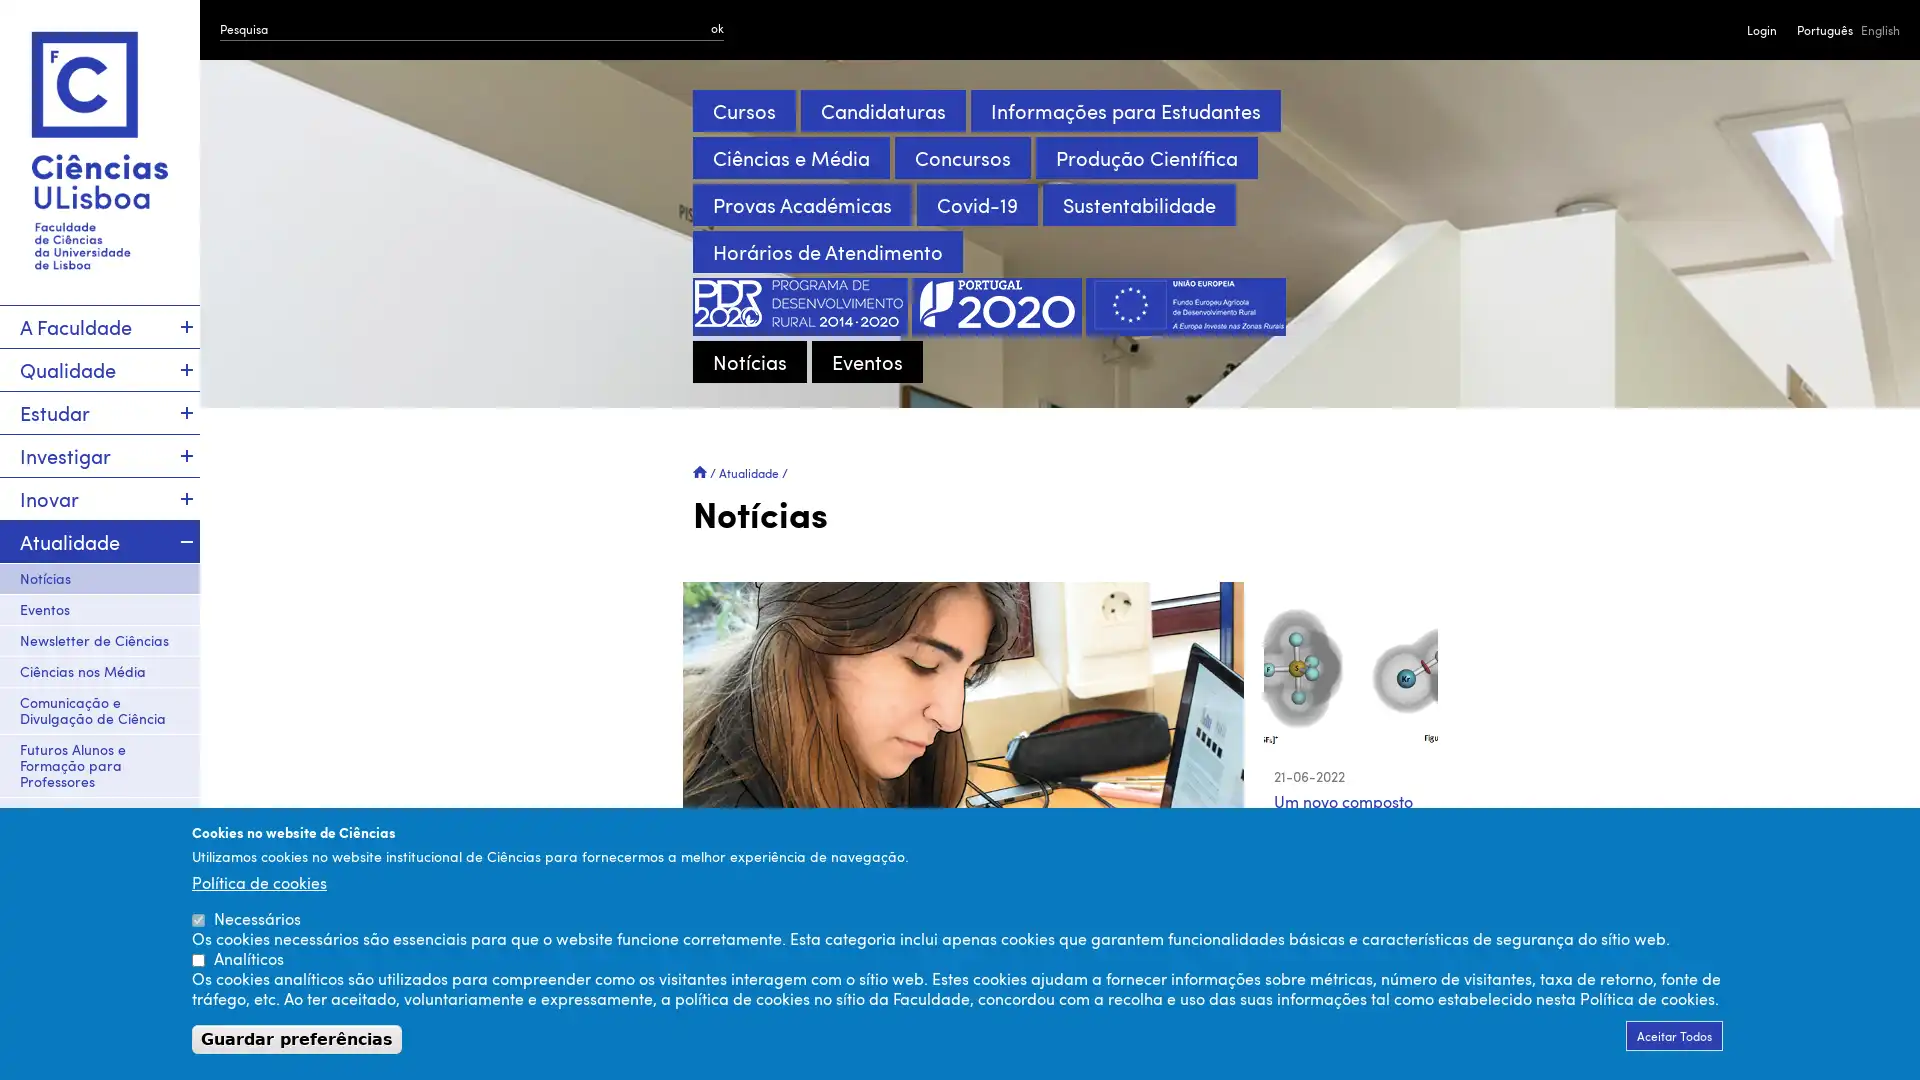  I want to click on Politica de cookies, so click(258, 881).